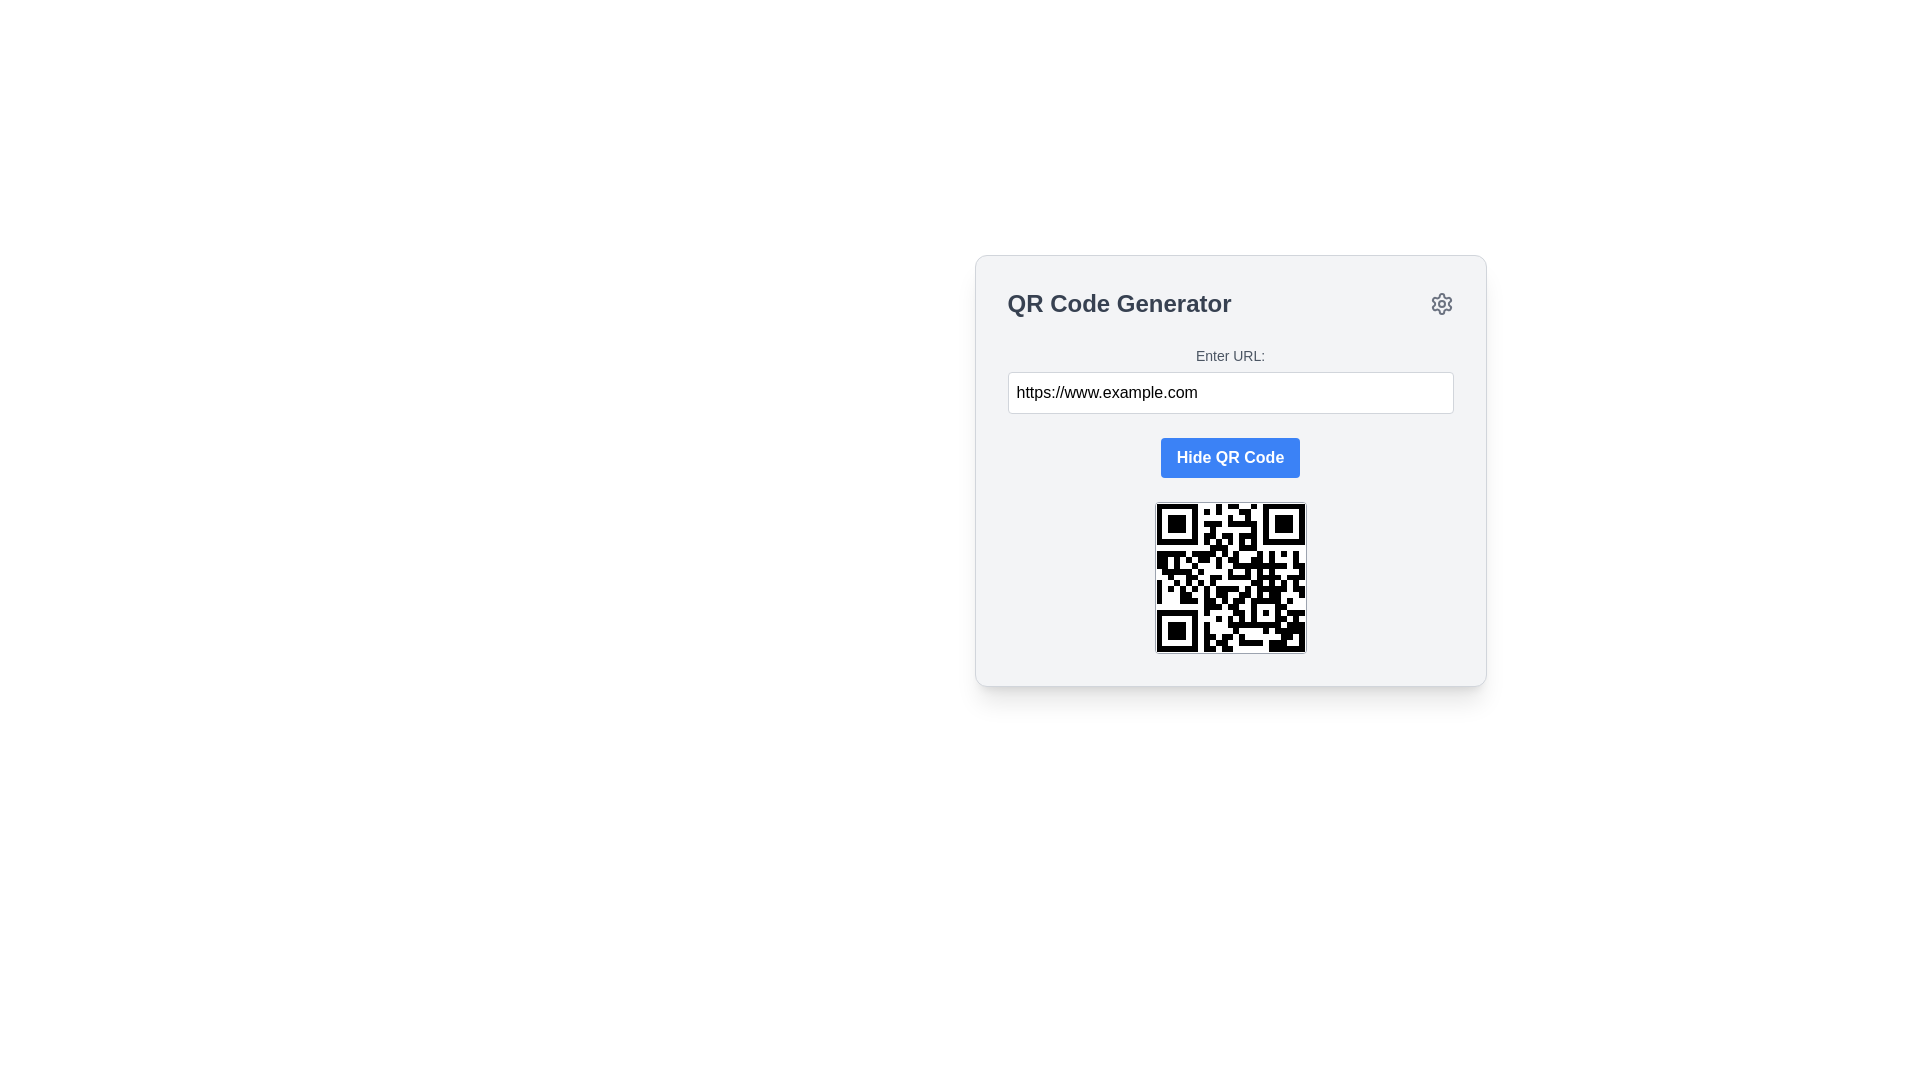  I want to click on the 'QR Code Generator' text label, which is a bold, large-sized header styled in dark gray and positioned near the top-left corner of the card component, to the left of a gear icon, so click(1118, 304).